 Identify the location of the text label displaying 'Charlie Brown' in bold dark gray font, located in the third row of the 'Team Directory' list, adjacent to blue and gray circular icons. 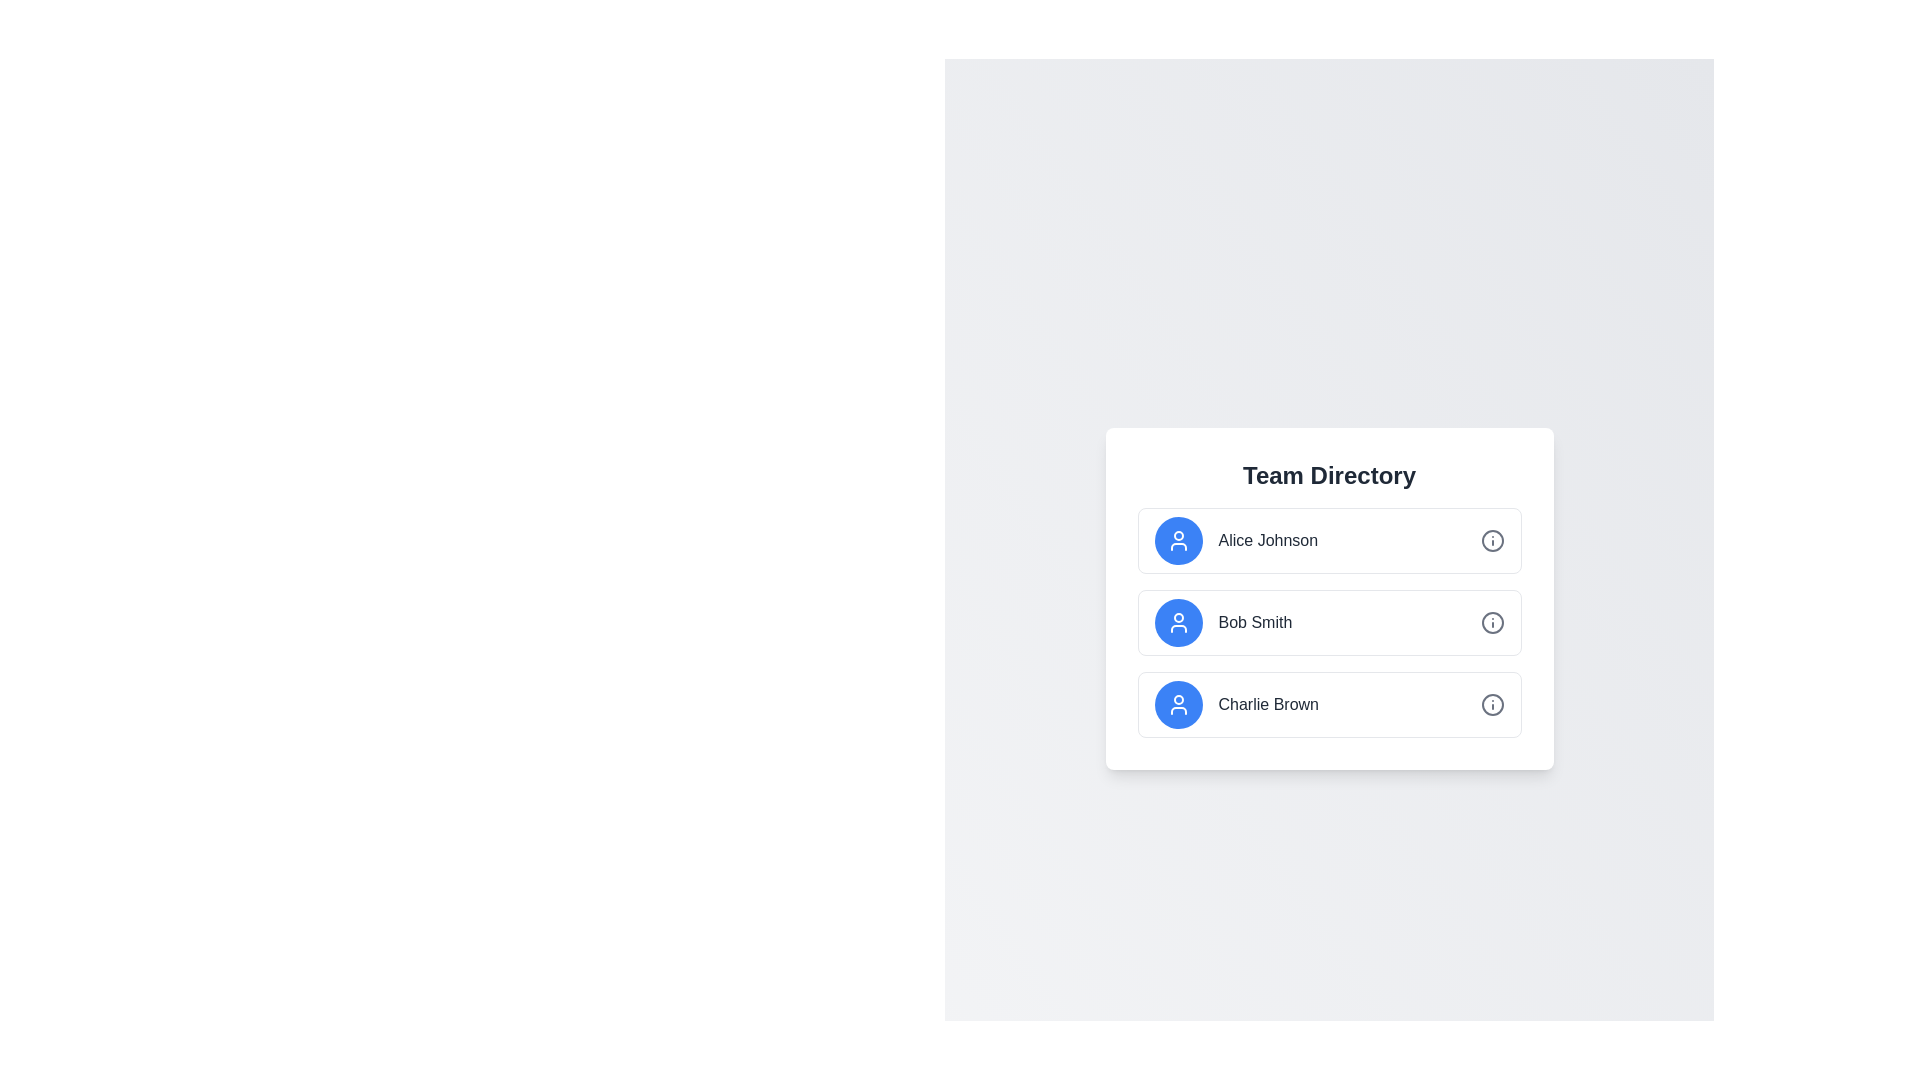
(1267, 704).